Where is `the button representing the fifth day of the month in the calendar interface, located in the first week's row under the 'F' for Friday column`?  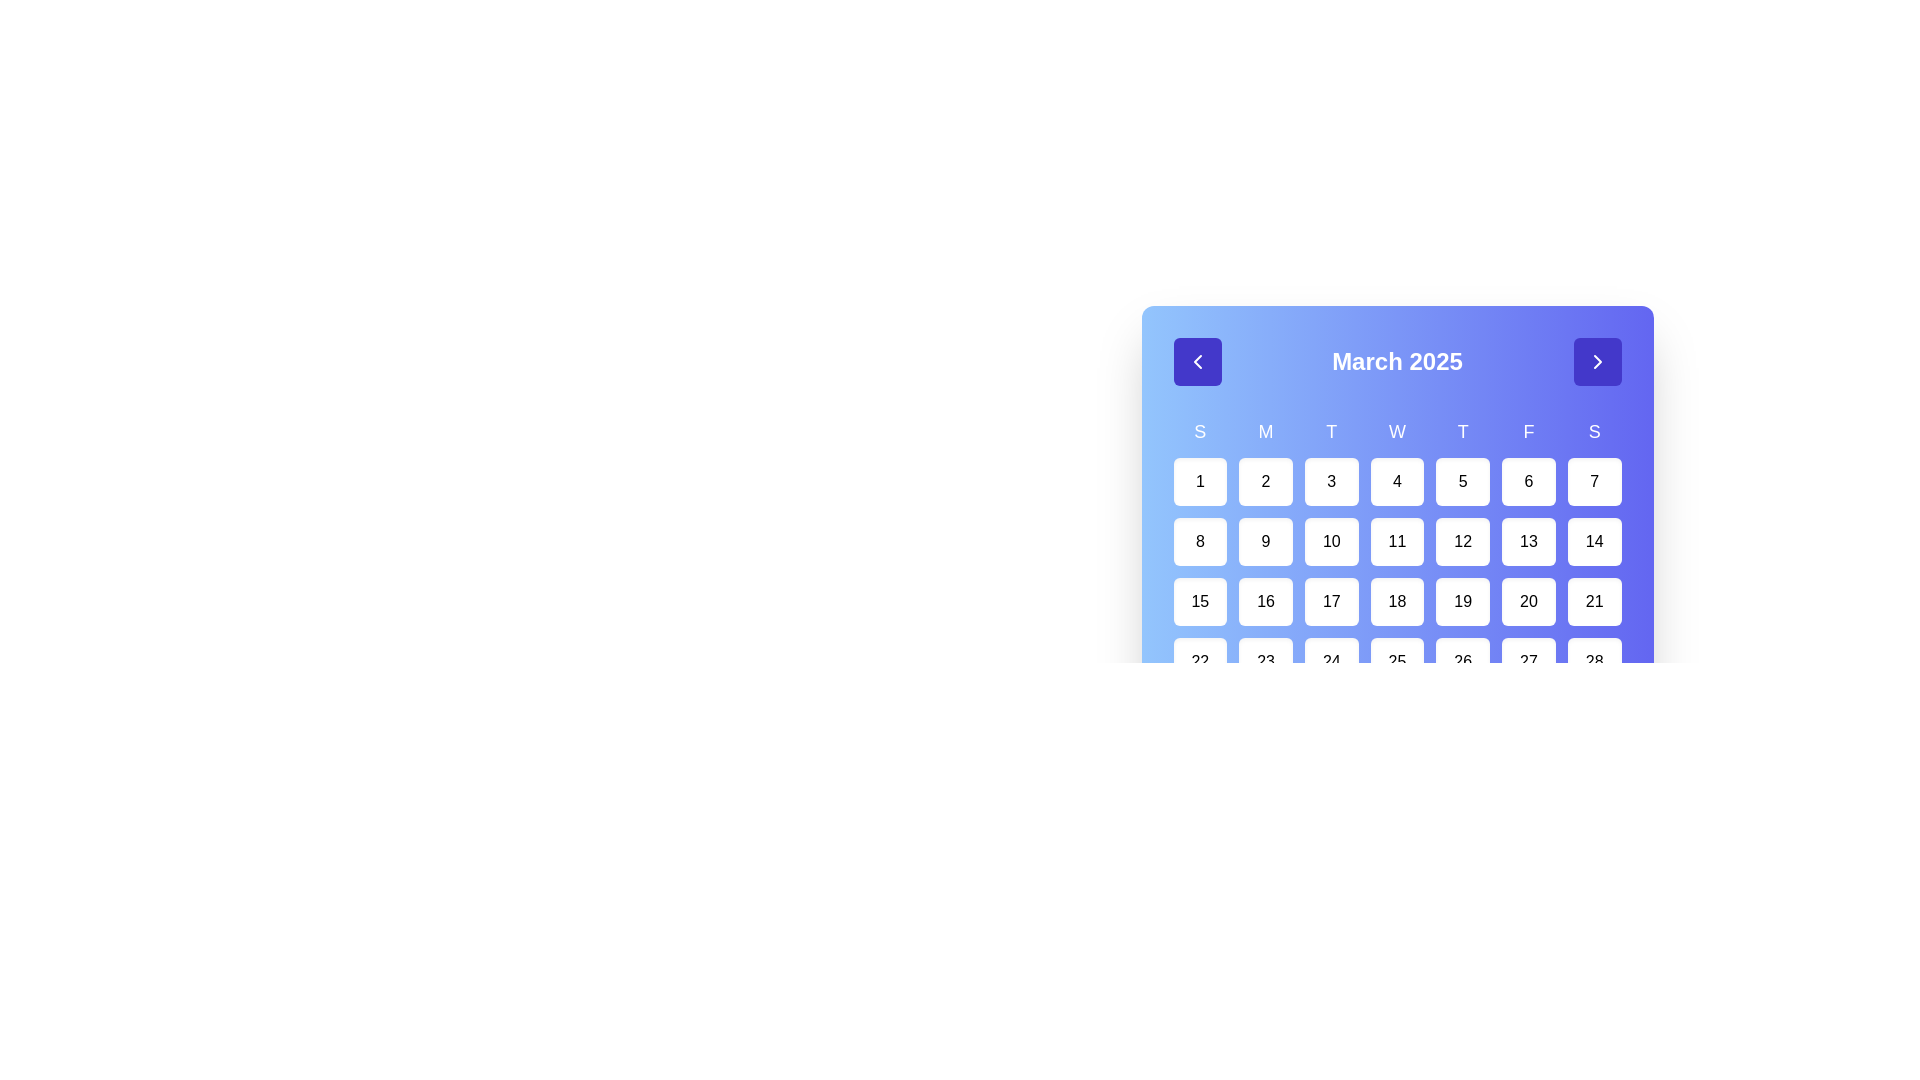 the button representing the fifth day of the month in the calendar interface, located in the first week's row under the 'F' for Friday column is located at coordinates (1463, 482).